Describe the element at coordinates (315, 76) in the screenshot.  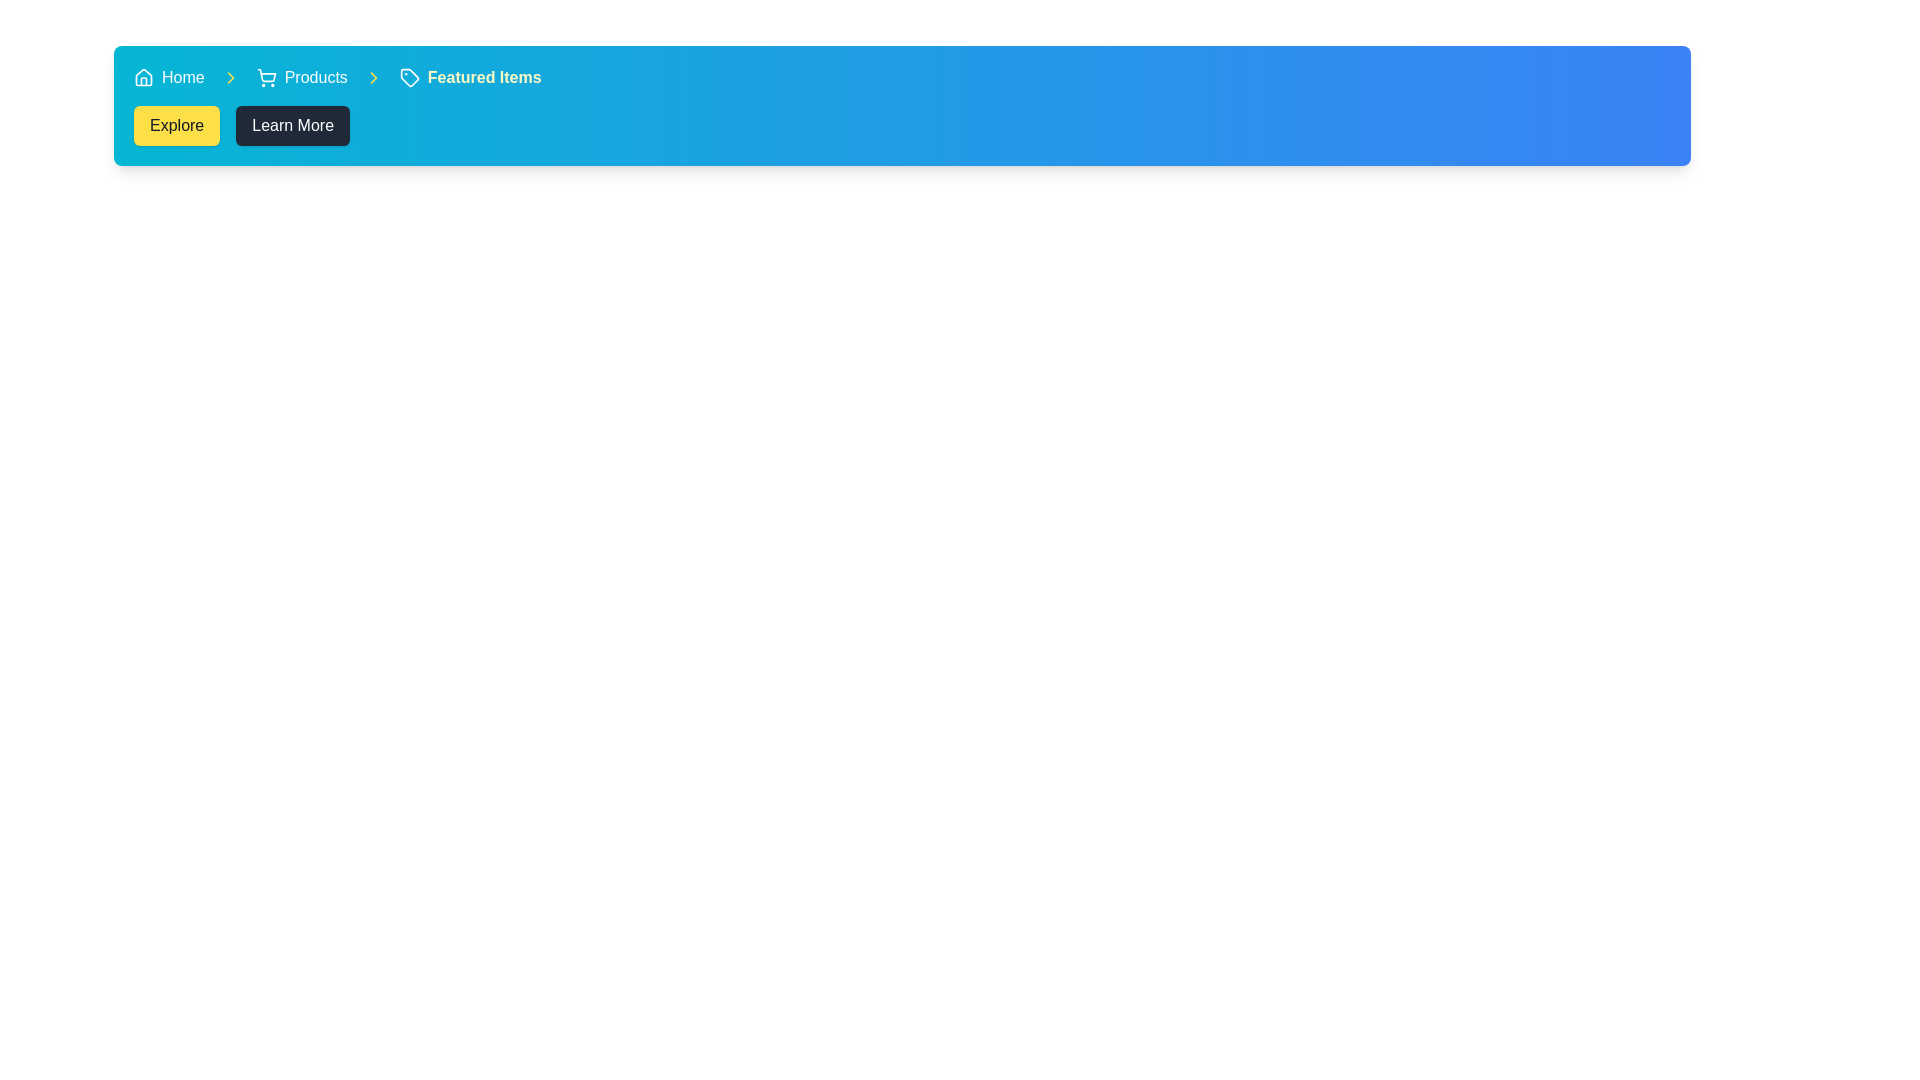
I see `the 'Products' hyperlink, which is styled with white text on a blue background and changes to yellow when hovered over` at that location.